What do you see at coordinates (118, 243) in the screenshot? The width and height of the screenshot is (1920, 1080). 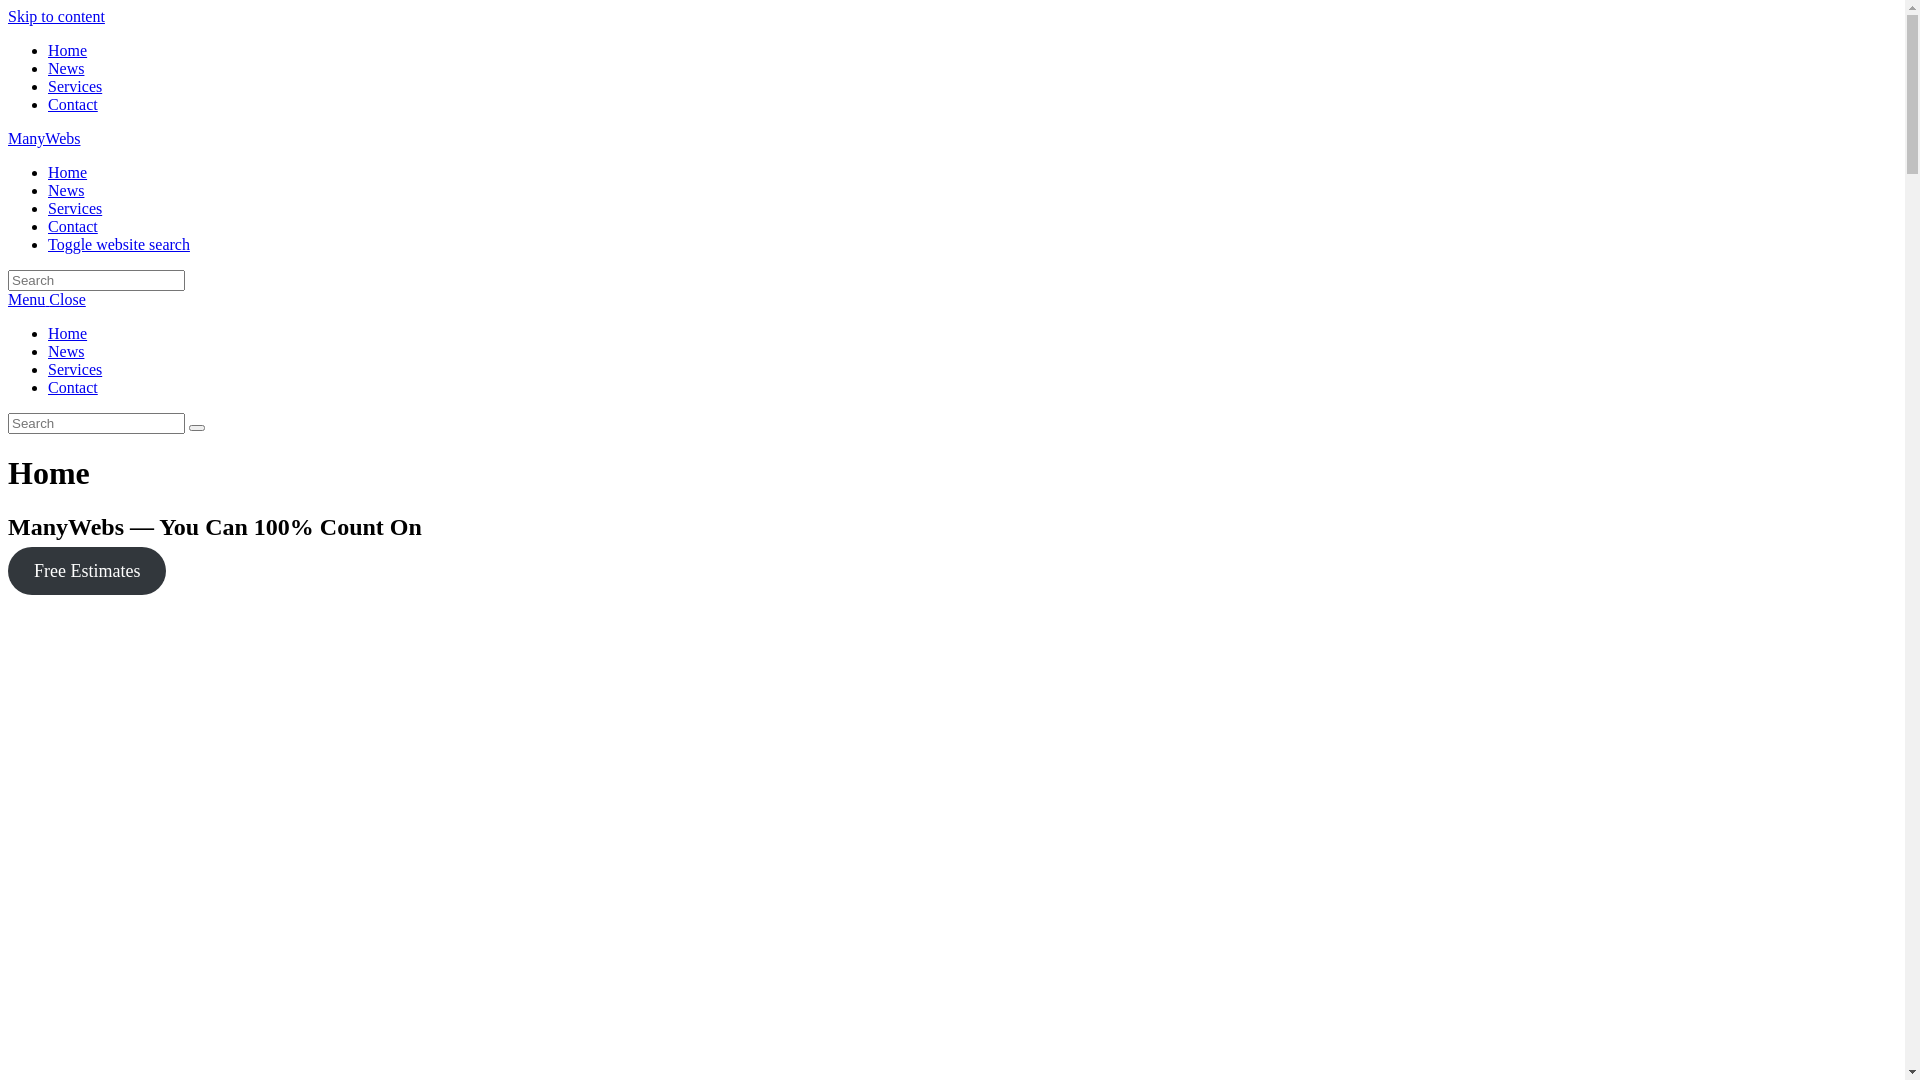 I see `'Toggle website search'` at bounding box center [118, 243].